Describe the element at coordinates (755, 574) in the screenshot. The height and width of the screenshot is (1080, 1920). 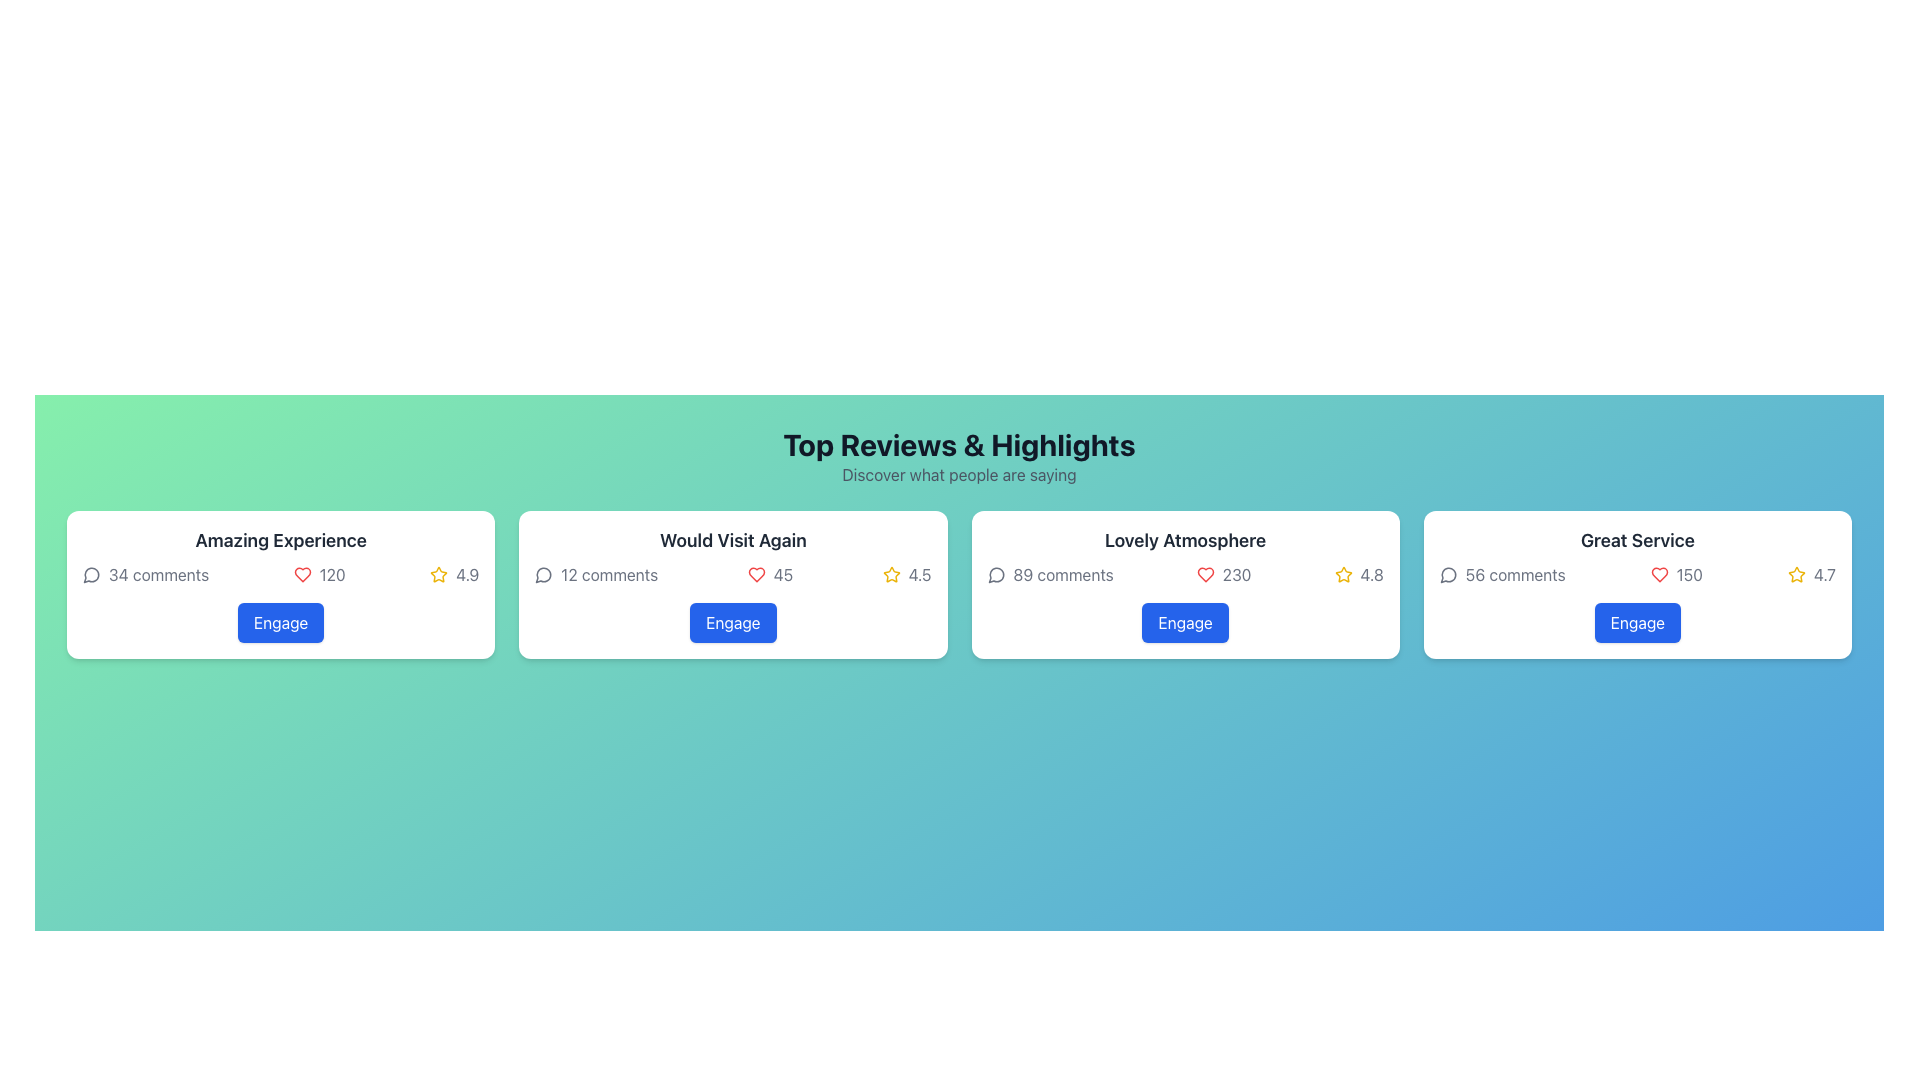
I see `the heart icon representing likes, located within the second review card titled 'Would Visit Again.'` at that location.